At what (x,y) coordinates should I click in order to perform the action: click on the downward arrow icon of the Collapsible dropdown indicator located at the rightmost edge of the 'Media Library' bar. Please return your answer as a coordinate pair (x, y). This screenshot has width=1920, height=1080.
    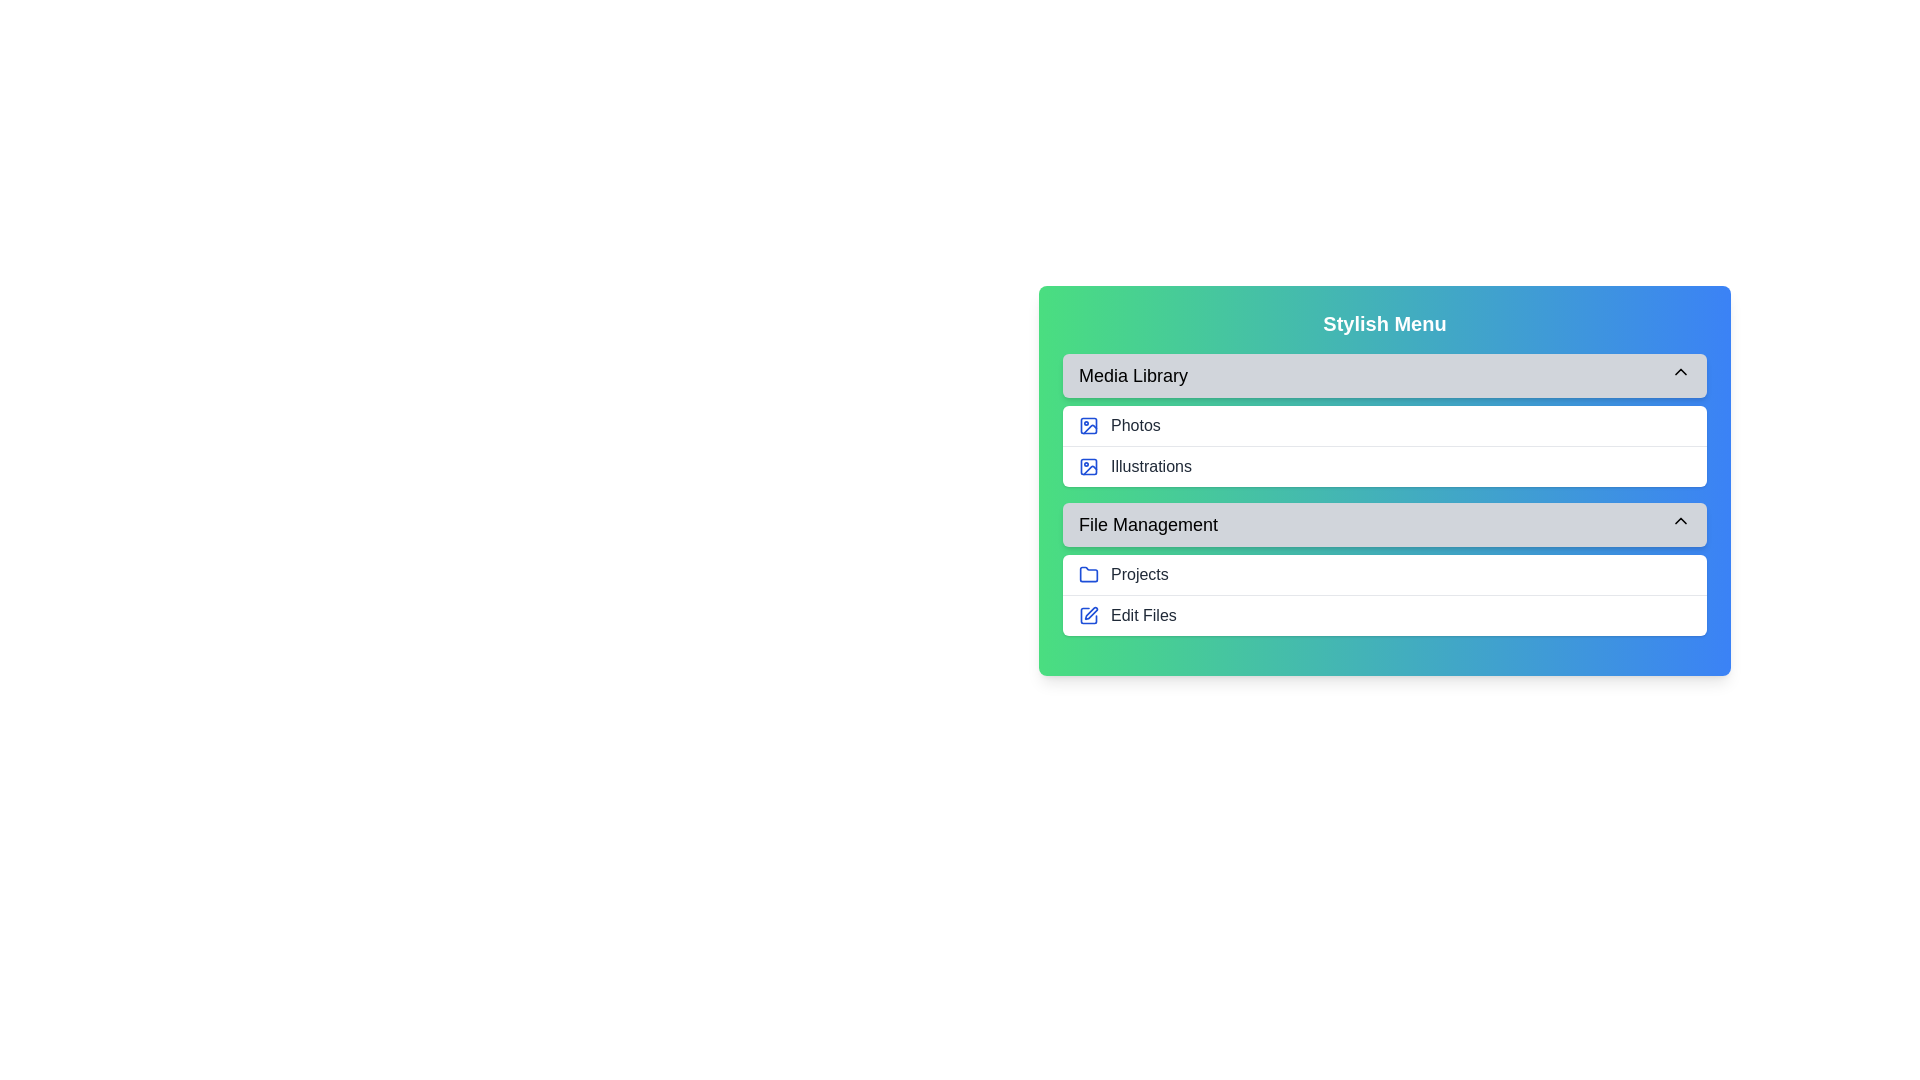
    Looking at the image, I should click on (1680, 371).